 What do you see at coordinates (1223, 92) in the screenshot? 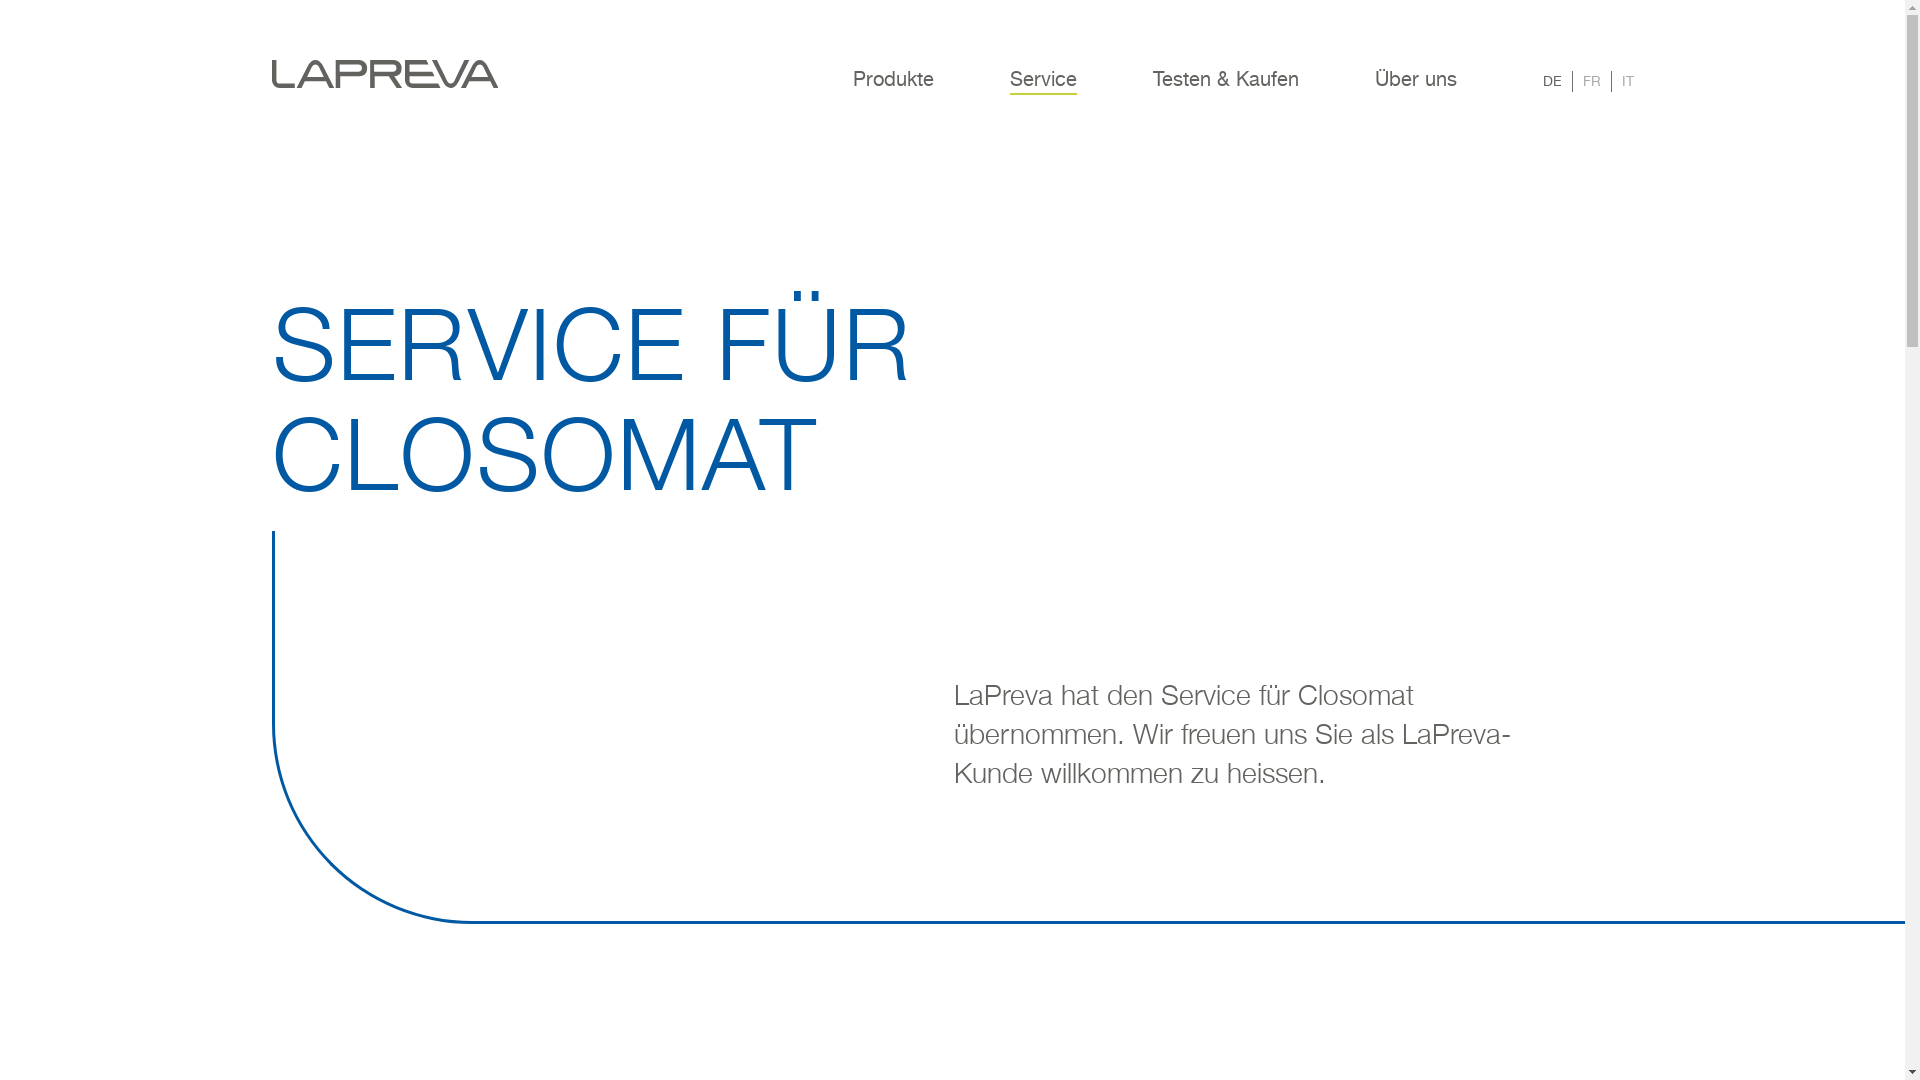
I see `'Testen & Kaufen'` at bounding box center [1223, 92].